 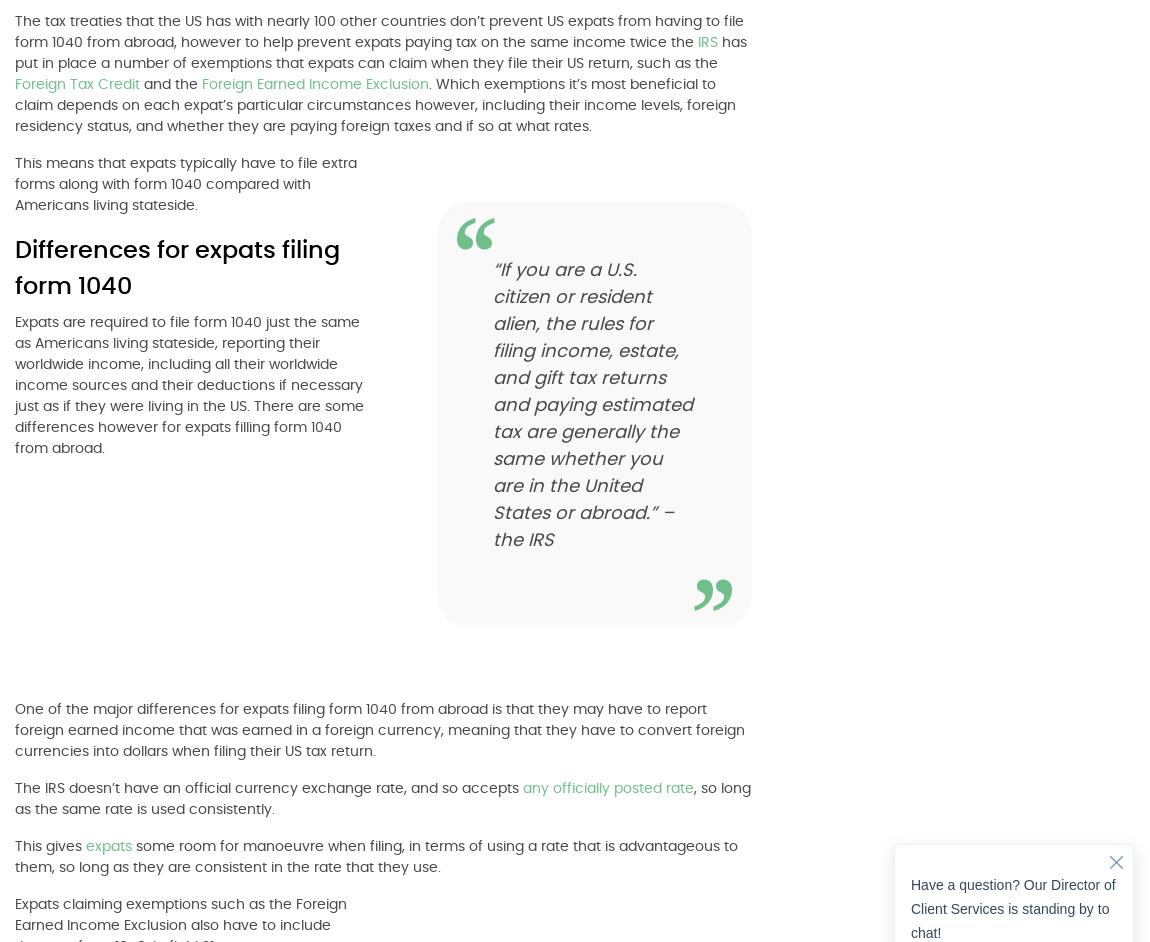 I want to click on 'Differences for expats filing form 1040', so click(x=176, y=268).